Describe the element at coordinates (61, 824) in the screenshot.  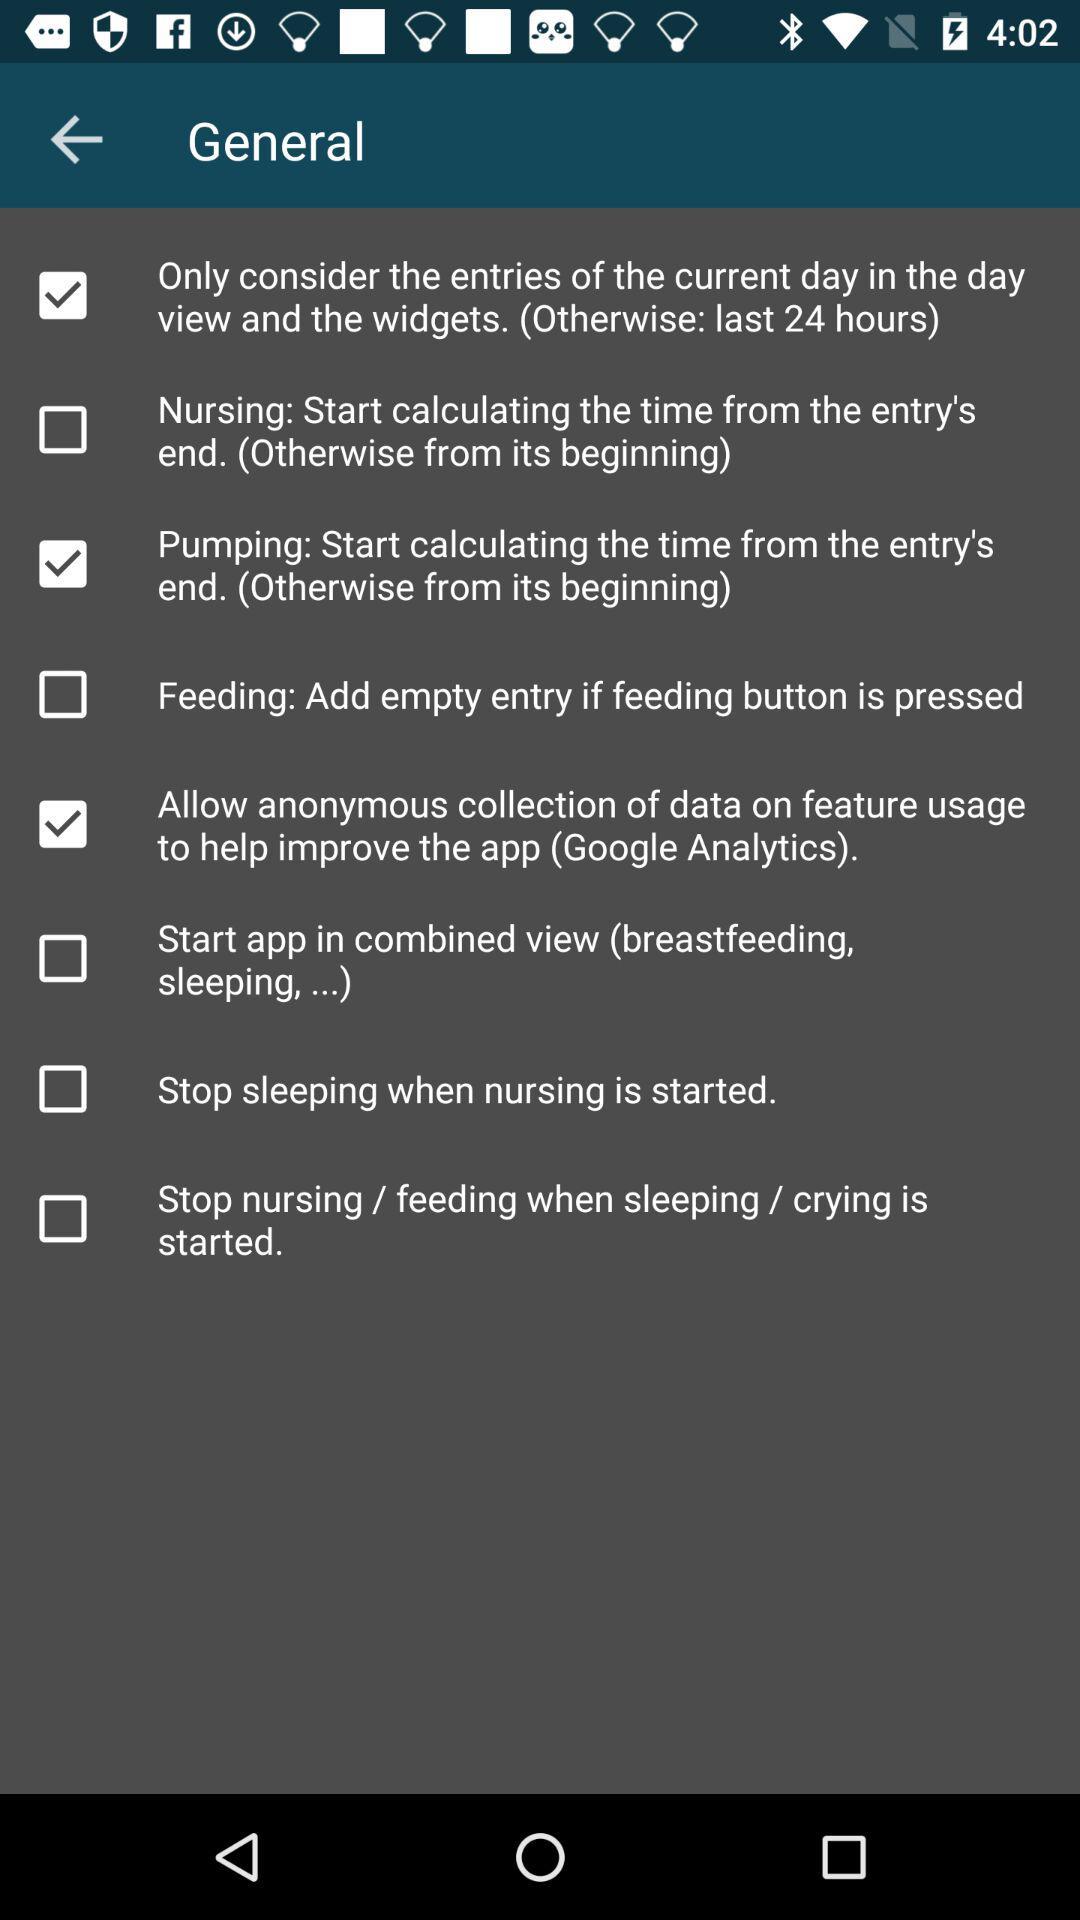
I see `check box to allow anonymous collection of data` at that location.